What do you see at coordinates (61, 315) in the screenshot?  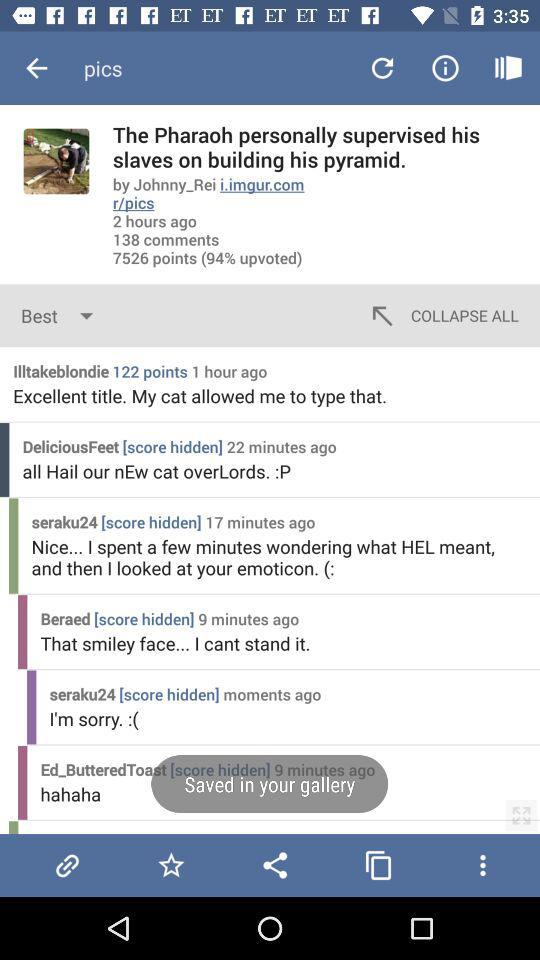 I see `the best icon` at bounding box center [61, 315].